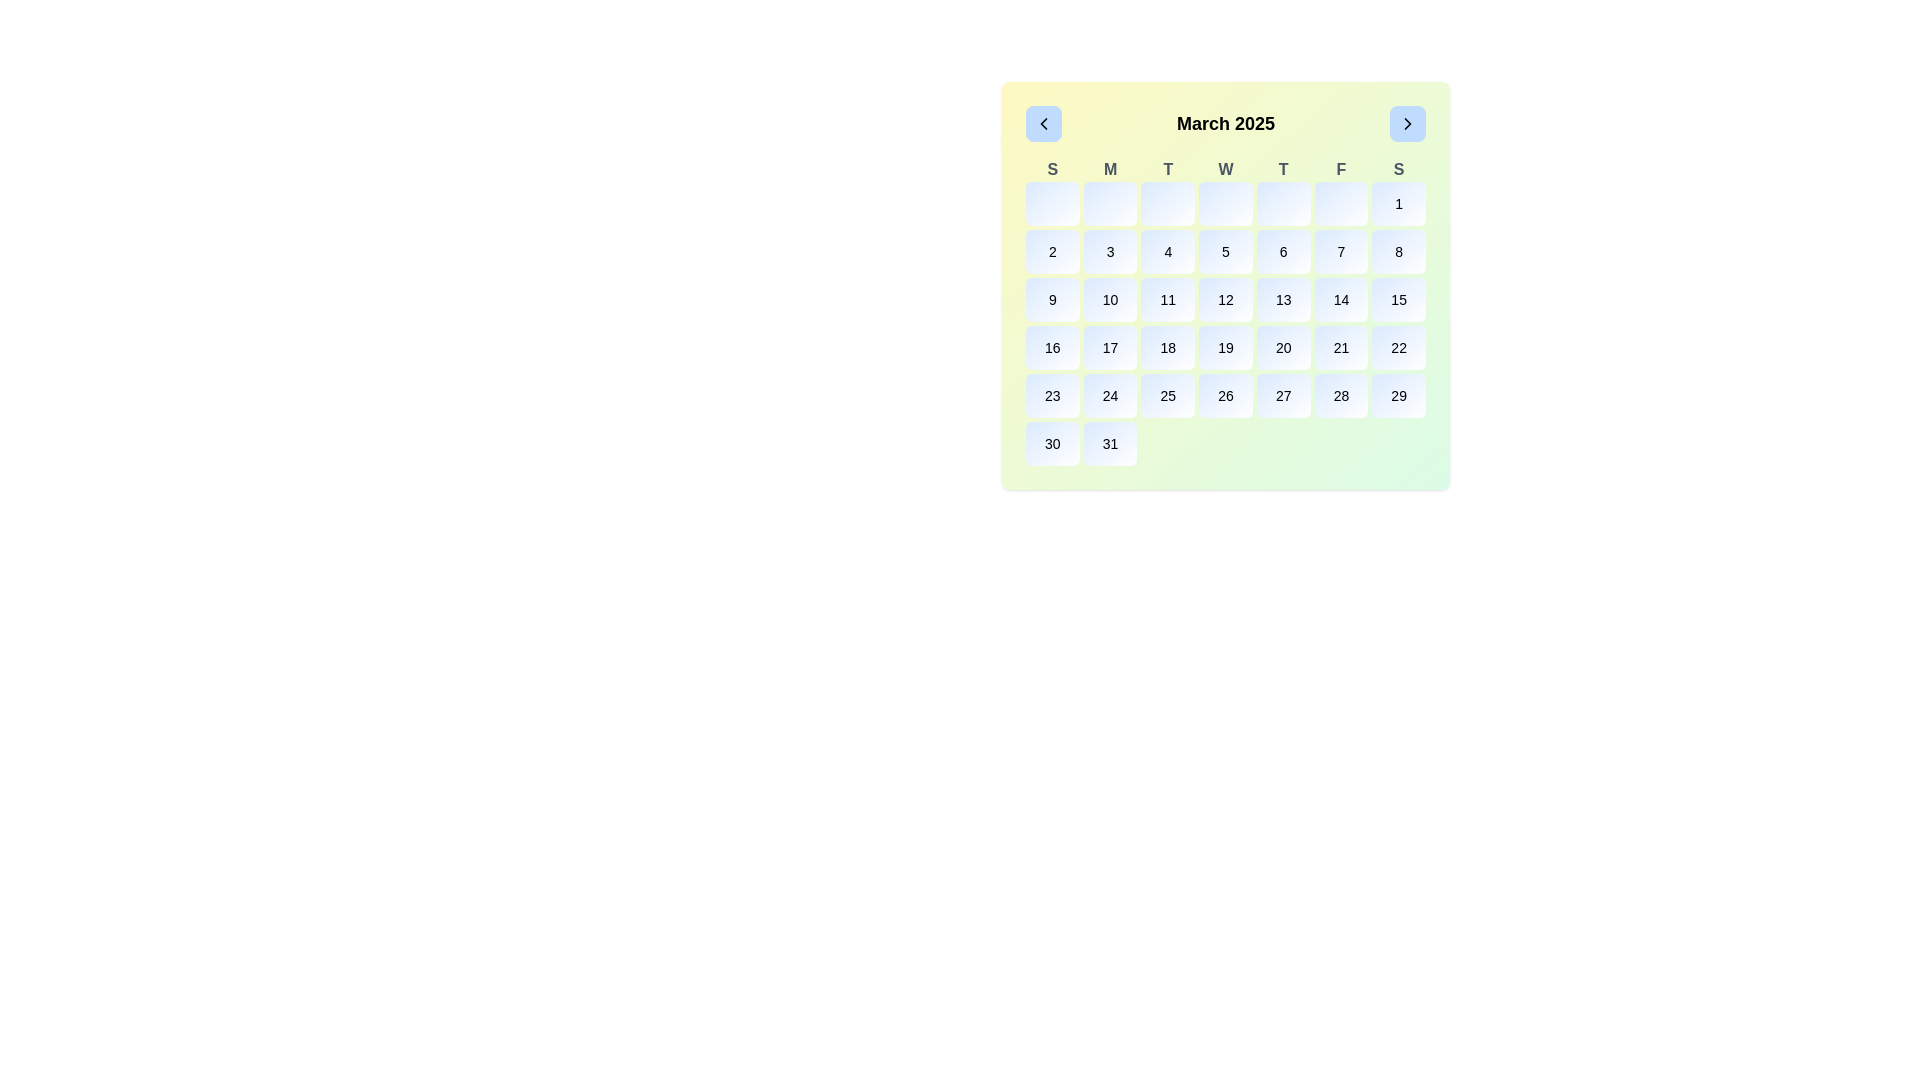 This screenshot has width=1920, height=1080. I want to click on the rectangular button with a gradient background transitioning from blue to white, located in the fourth column of the first row in a calendar-like grid layout, so click(1224, 204).